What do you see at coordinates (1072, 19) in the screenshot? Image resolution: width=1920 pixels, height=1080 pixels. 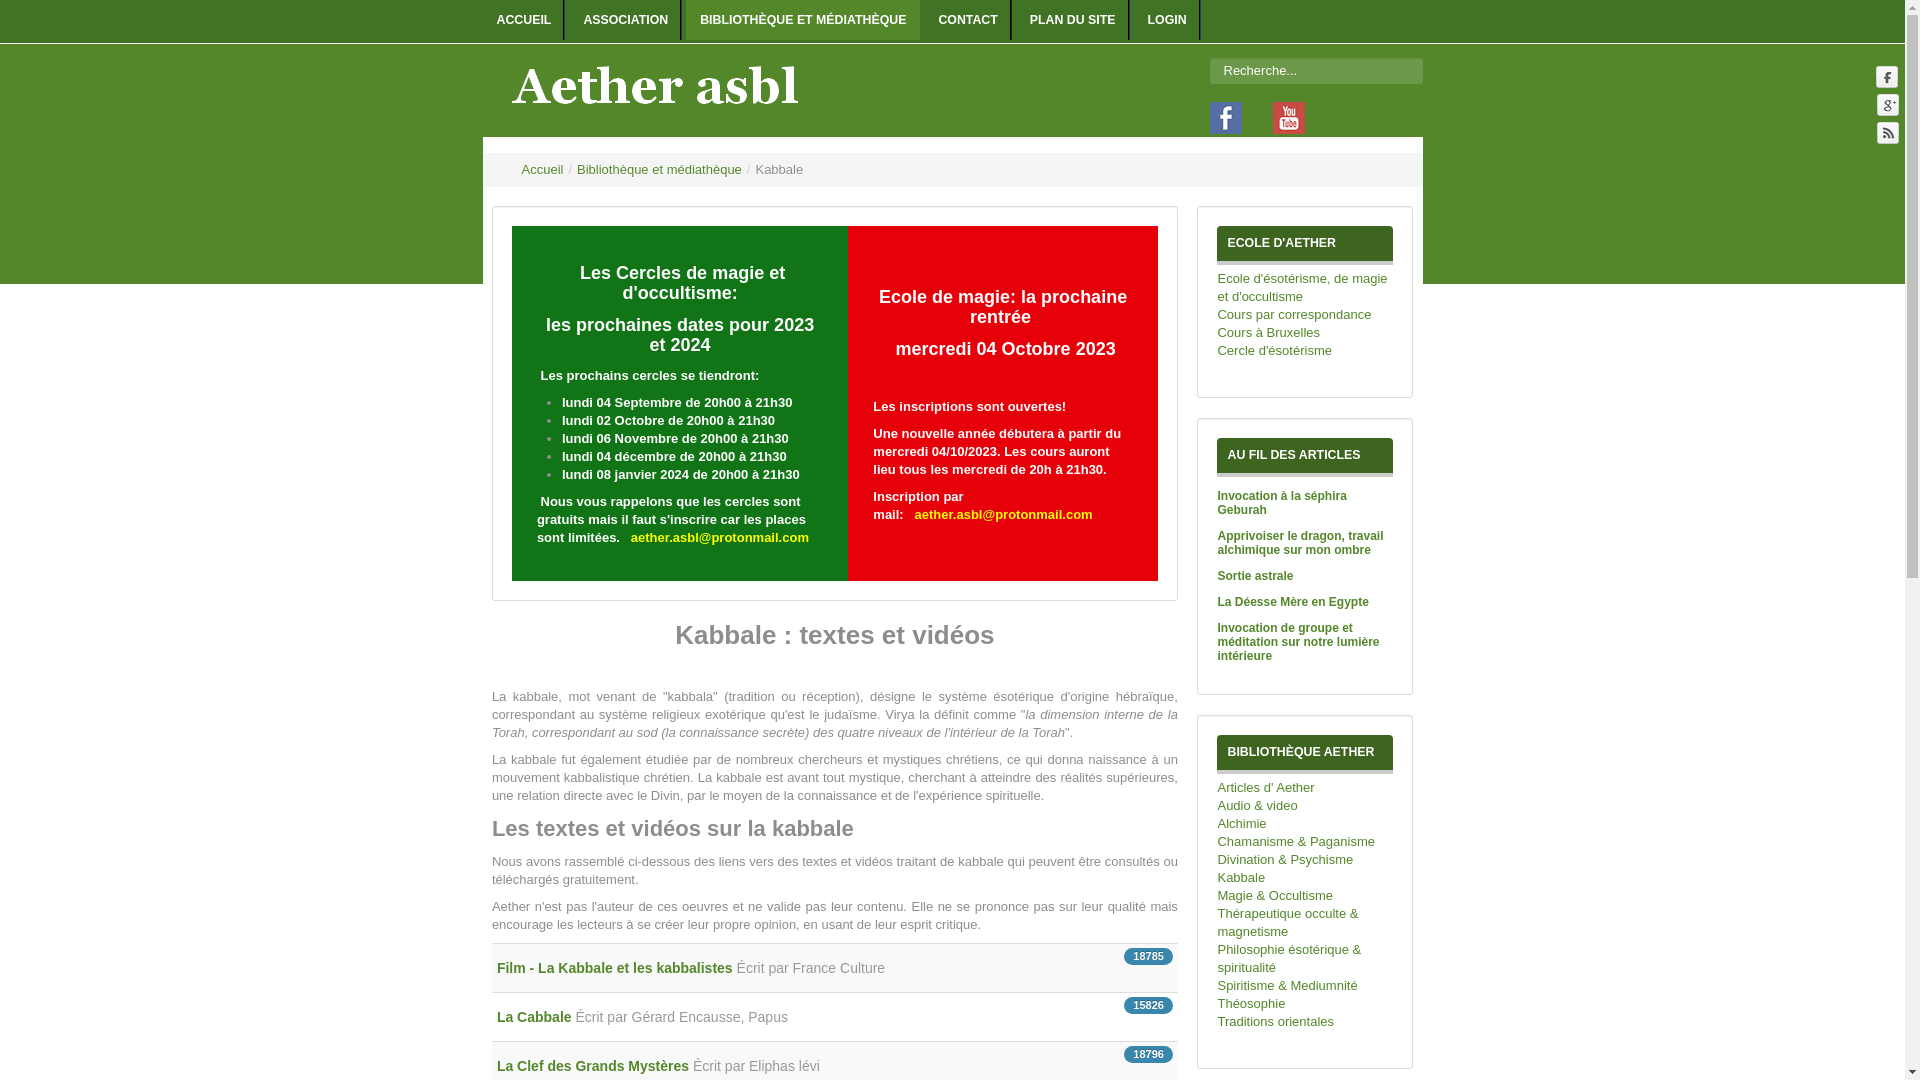 I see `'PLAN DU SITE'` at bounding box center [1072, 19].